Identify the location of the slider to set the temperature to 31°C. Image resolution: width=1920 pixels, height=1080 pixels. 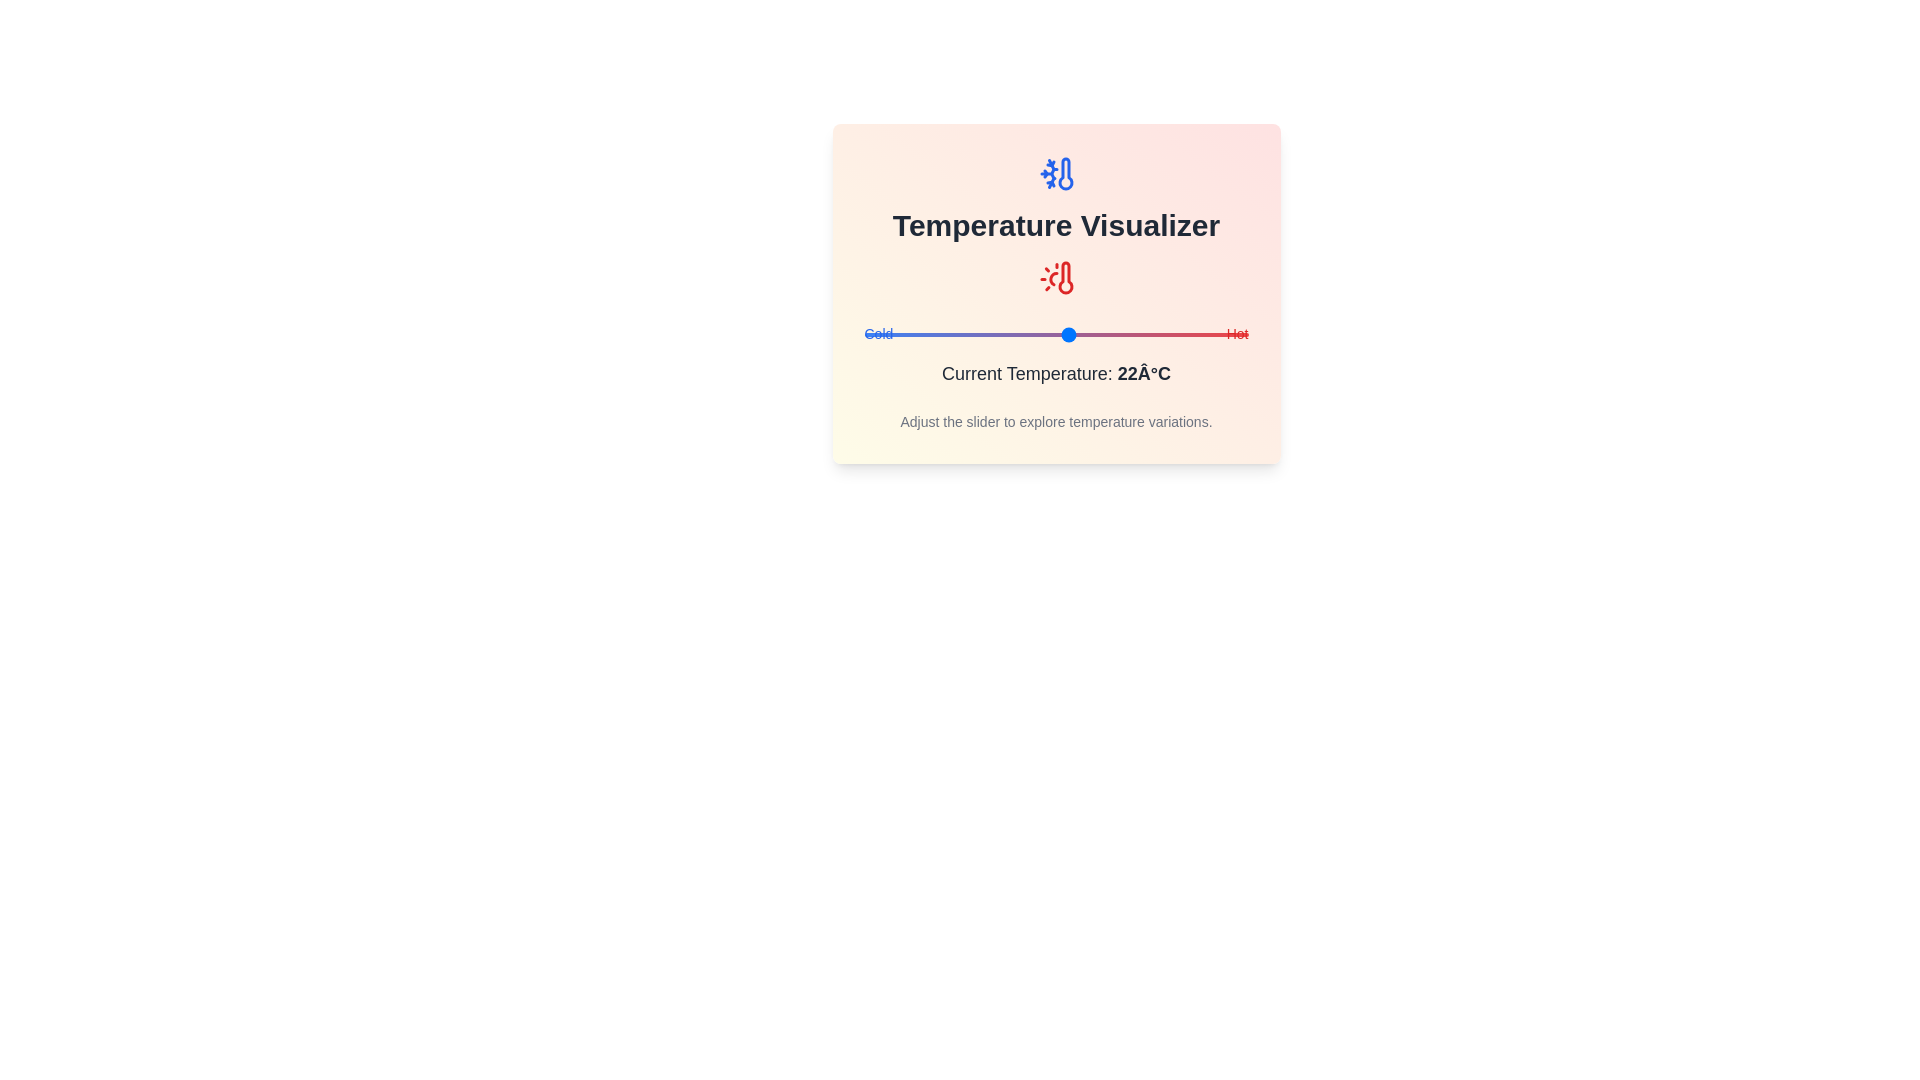
(1126, 334).